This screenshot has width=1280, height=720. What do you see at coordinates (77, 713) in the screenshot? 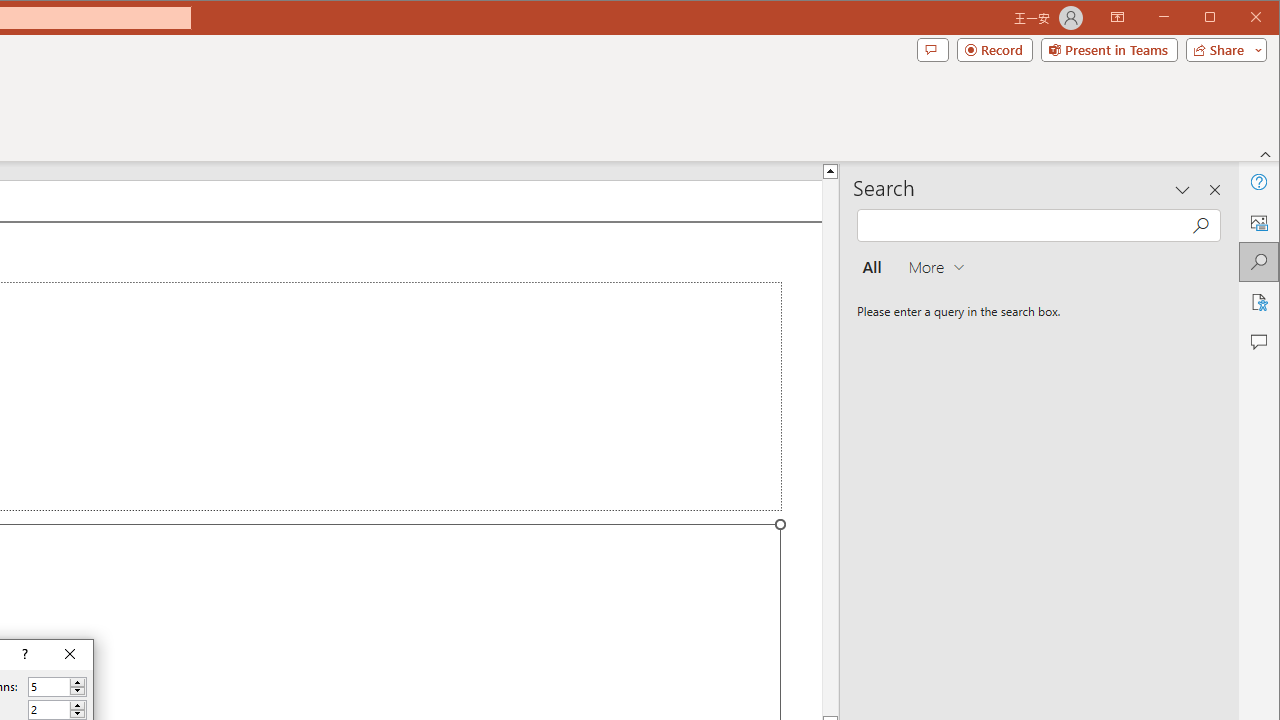
I see `'Less'` at bounding box center [77, 713].